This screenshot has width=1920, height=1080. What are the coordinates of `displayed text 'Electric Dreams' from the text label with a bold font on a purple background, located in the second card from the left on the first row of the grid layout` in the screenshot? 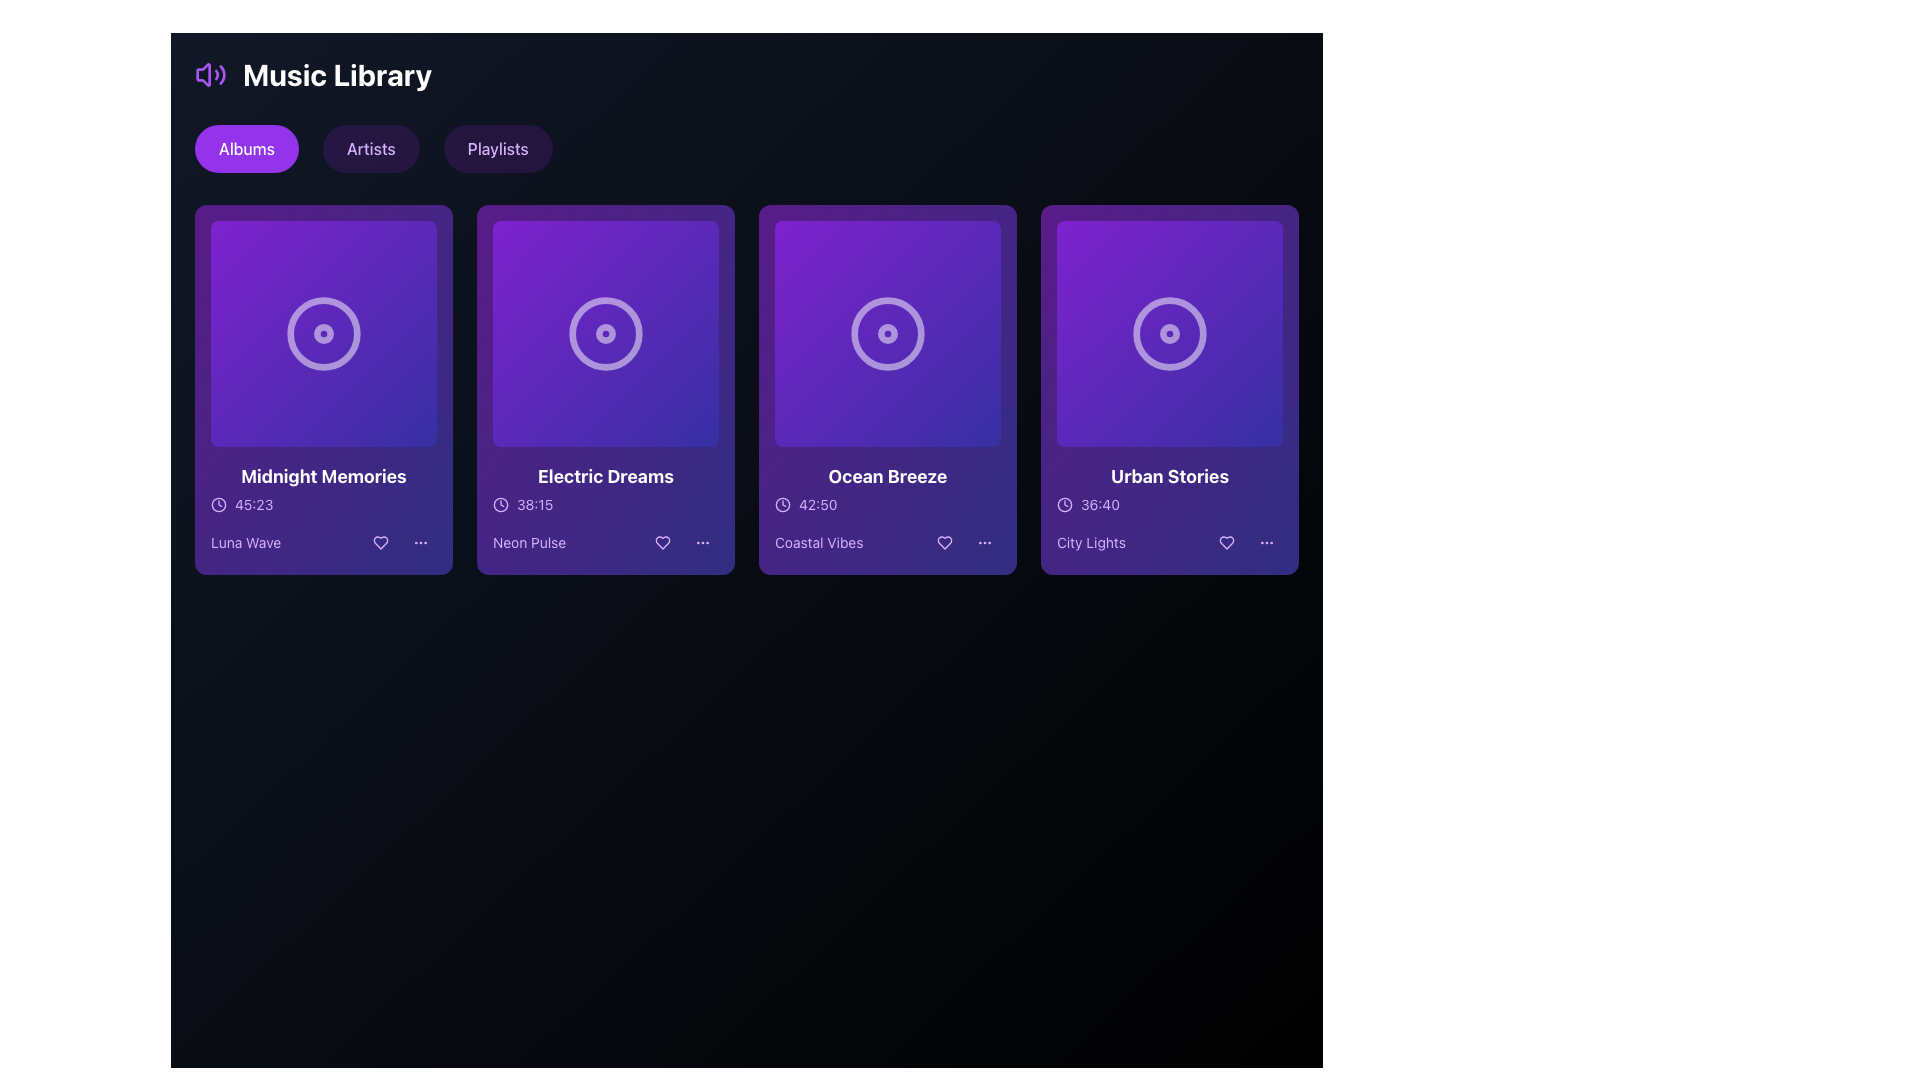 It's located at (604, 477).